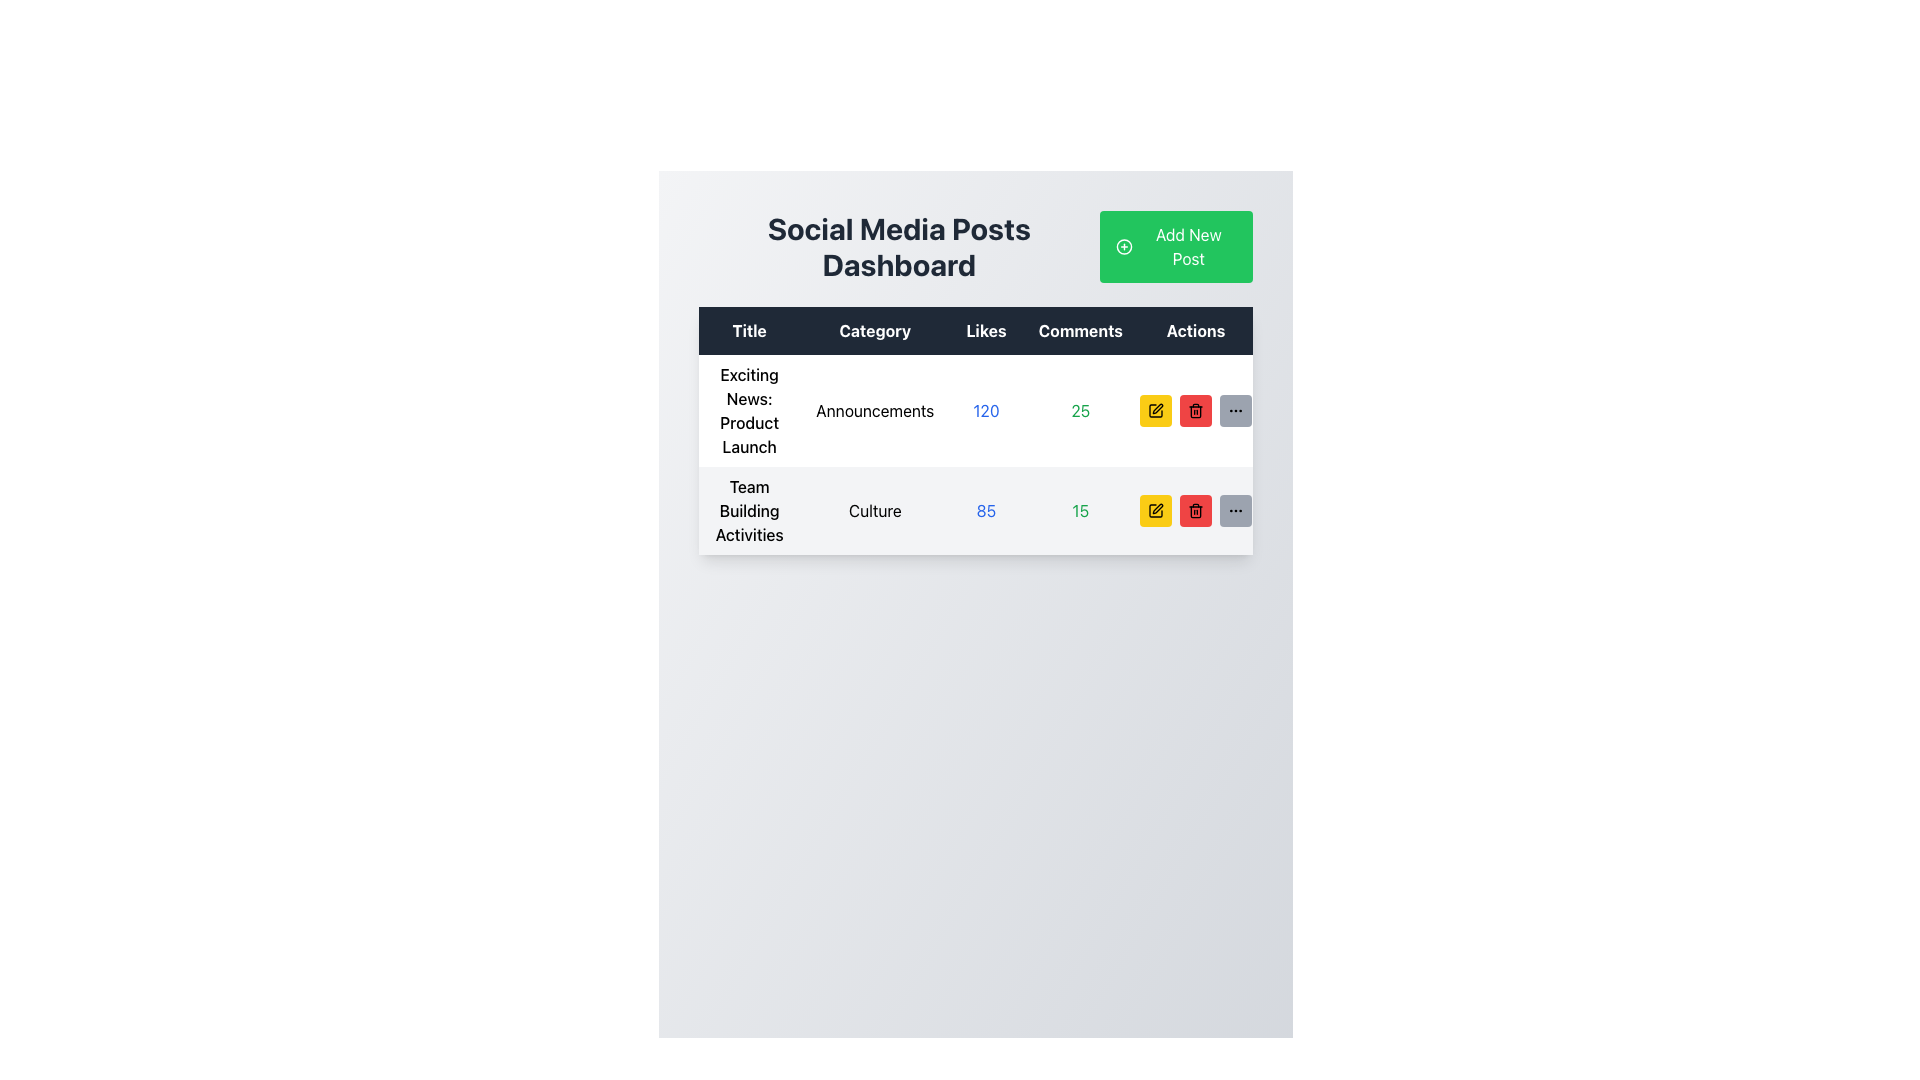  I want to click on displayed numeric value of likes for the 'Team Building Activities' item in the data table, located in the third column next to the column showing '15', so click(986, 509).